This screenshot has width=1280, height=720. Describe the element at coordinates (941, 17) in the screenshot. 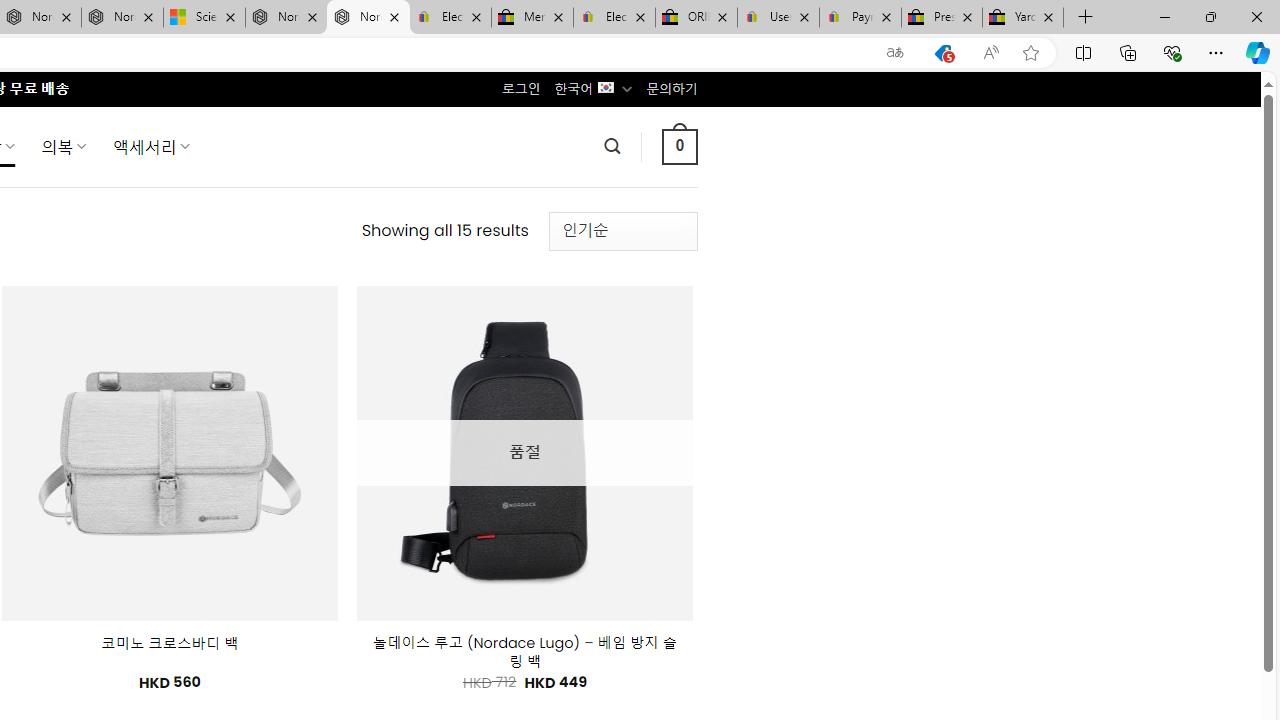

I see `'Press Room - eBay Inc.'` at that location.